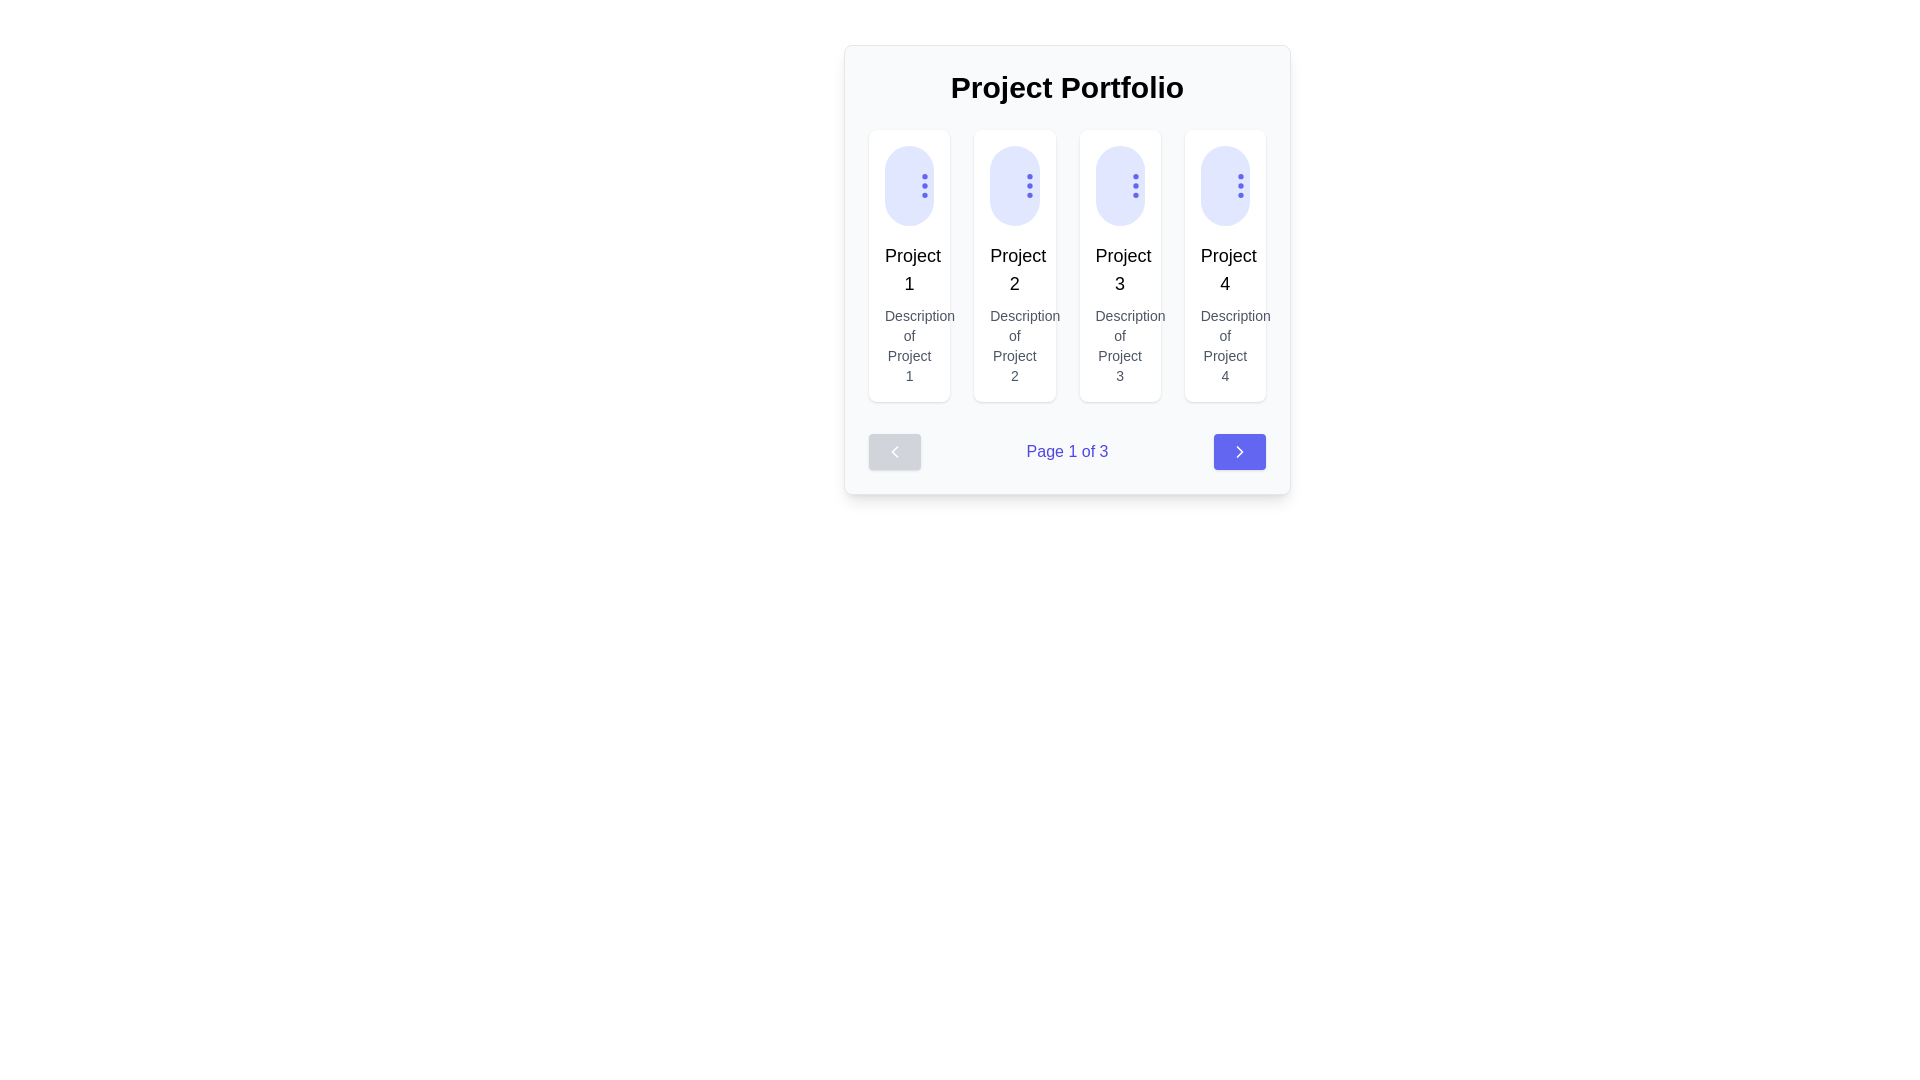 Image resolution: width=1920 pixels, height=1080 pixels. I want to click on the card labeled 'Project 2' to highlight it, which is the second card in a horizontal row of four cards, so click(1014, 265).